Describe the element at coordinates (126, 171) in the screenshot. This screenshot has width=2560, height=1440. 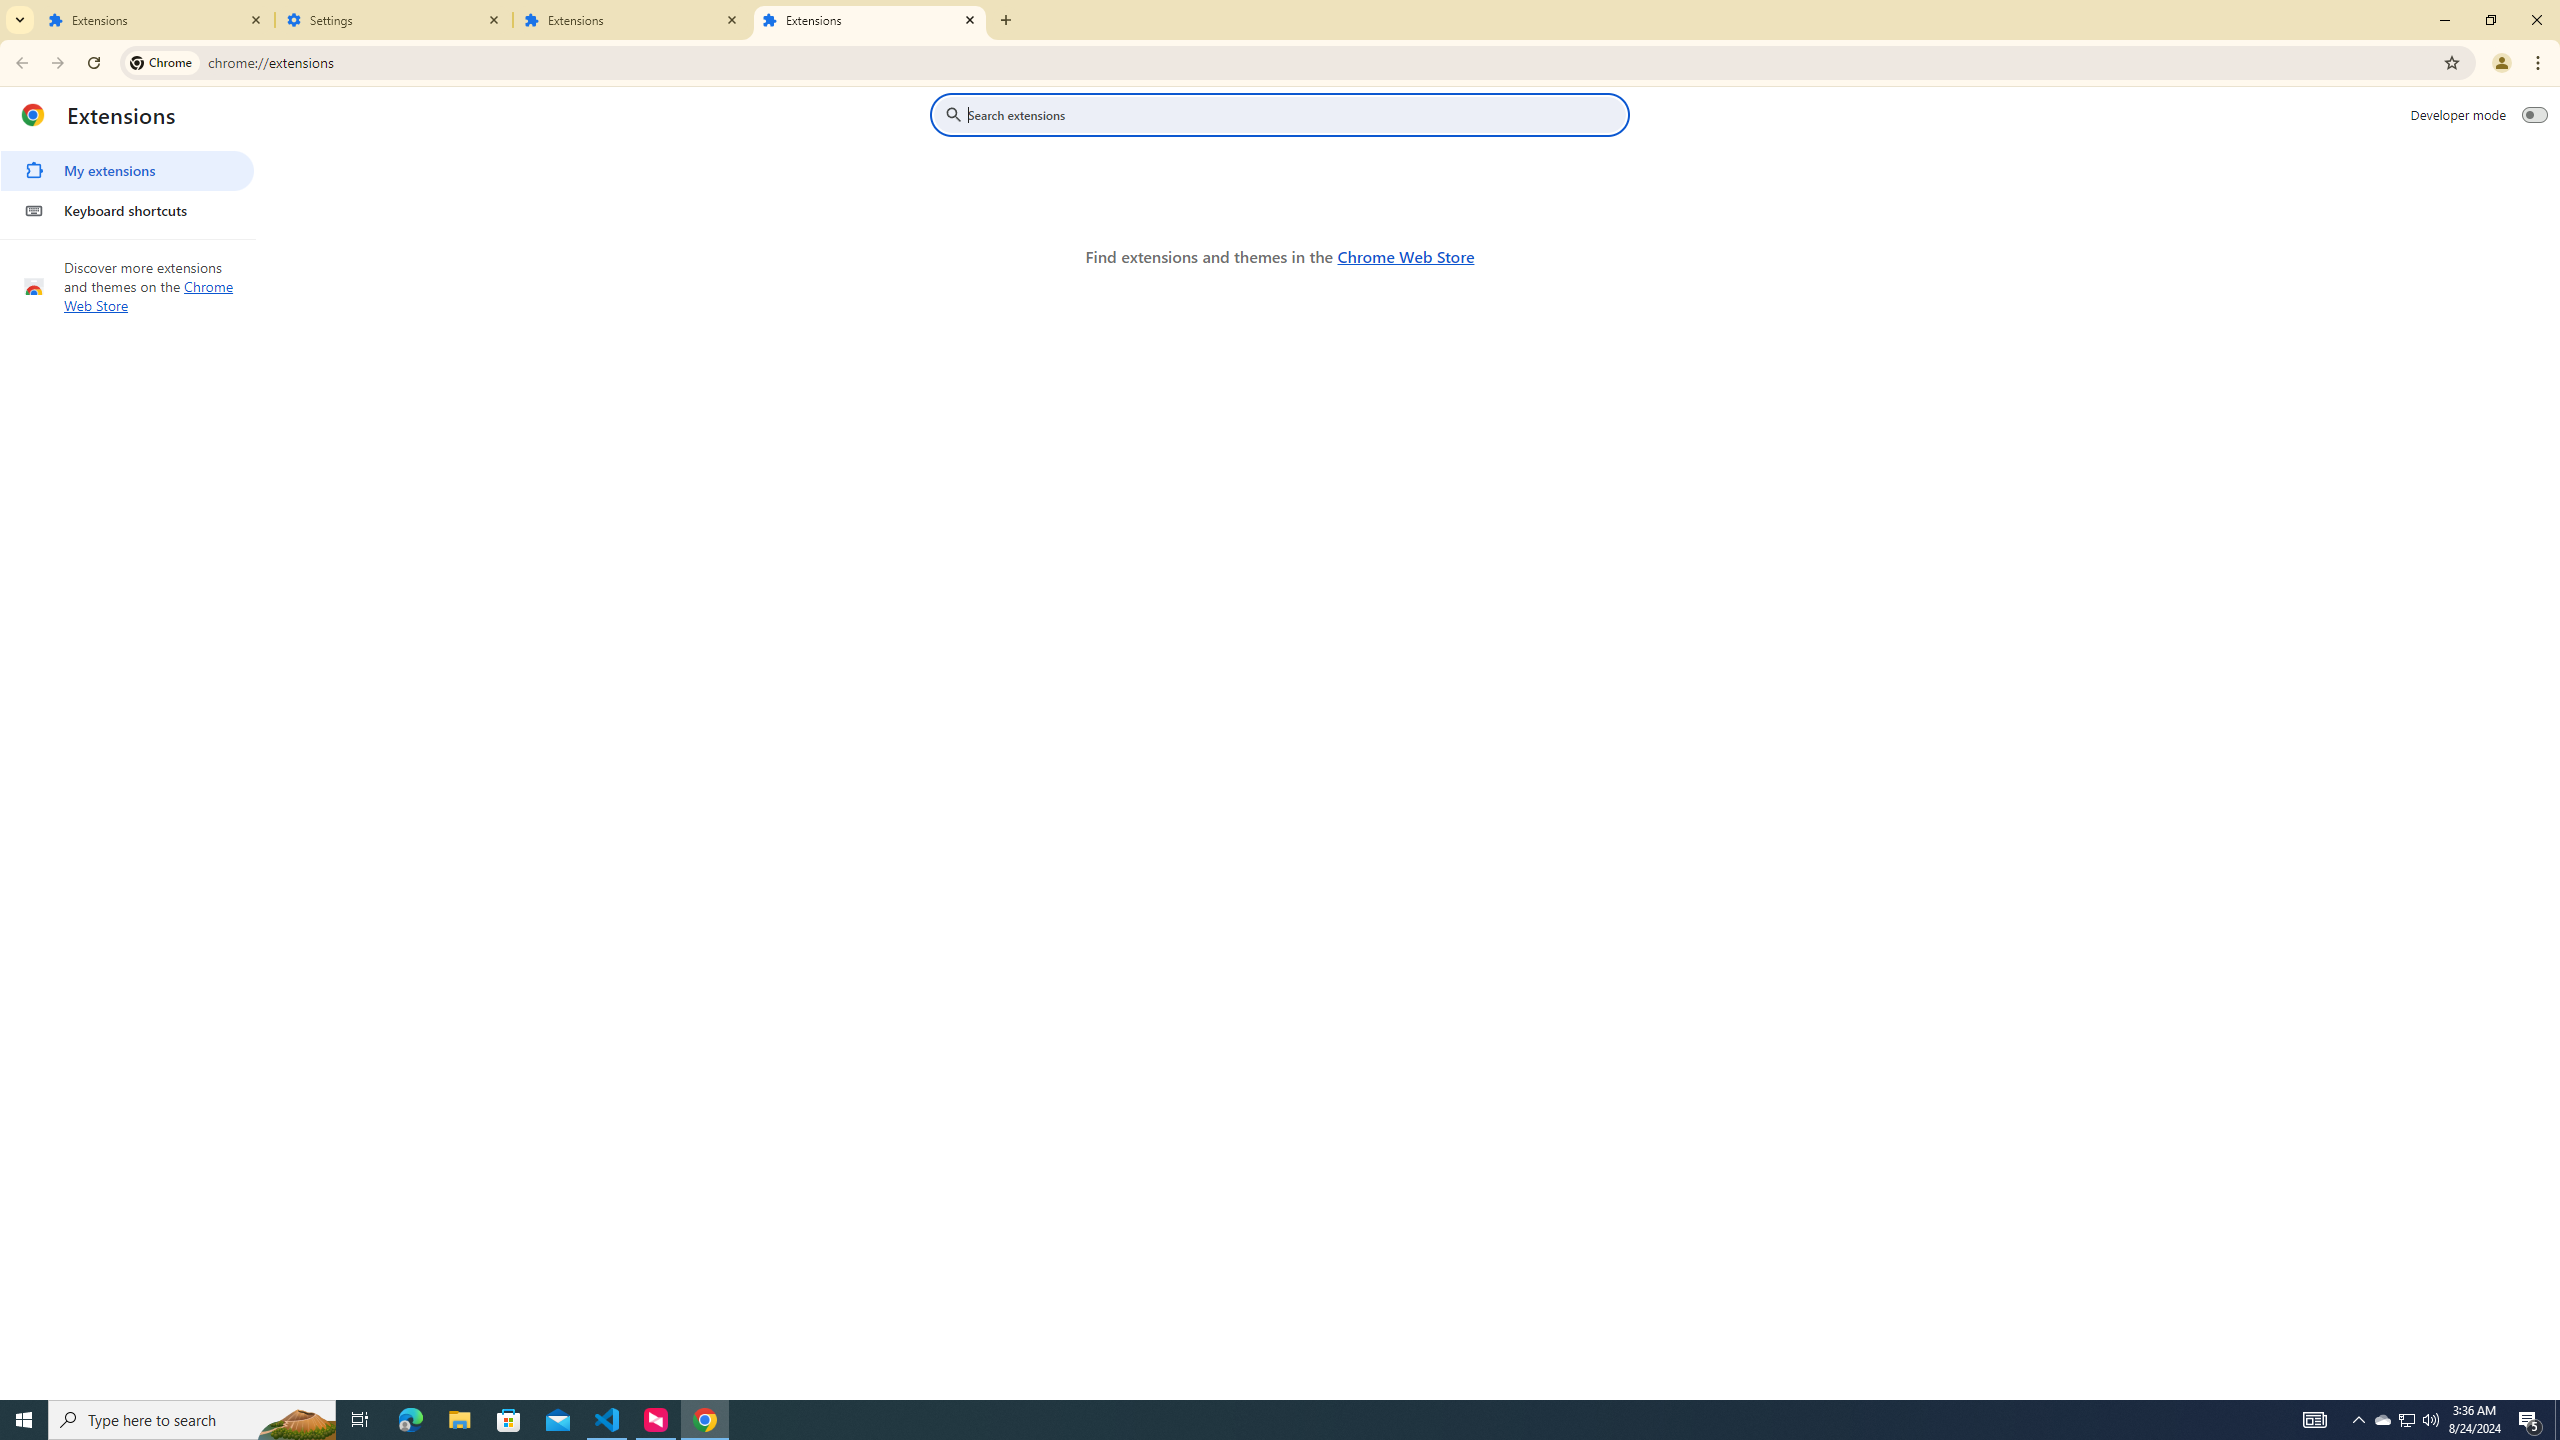
I see `'My extensions'` at that location.